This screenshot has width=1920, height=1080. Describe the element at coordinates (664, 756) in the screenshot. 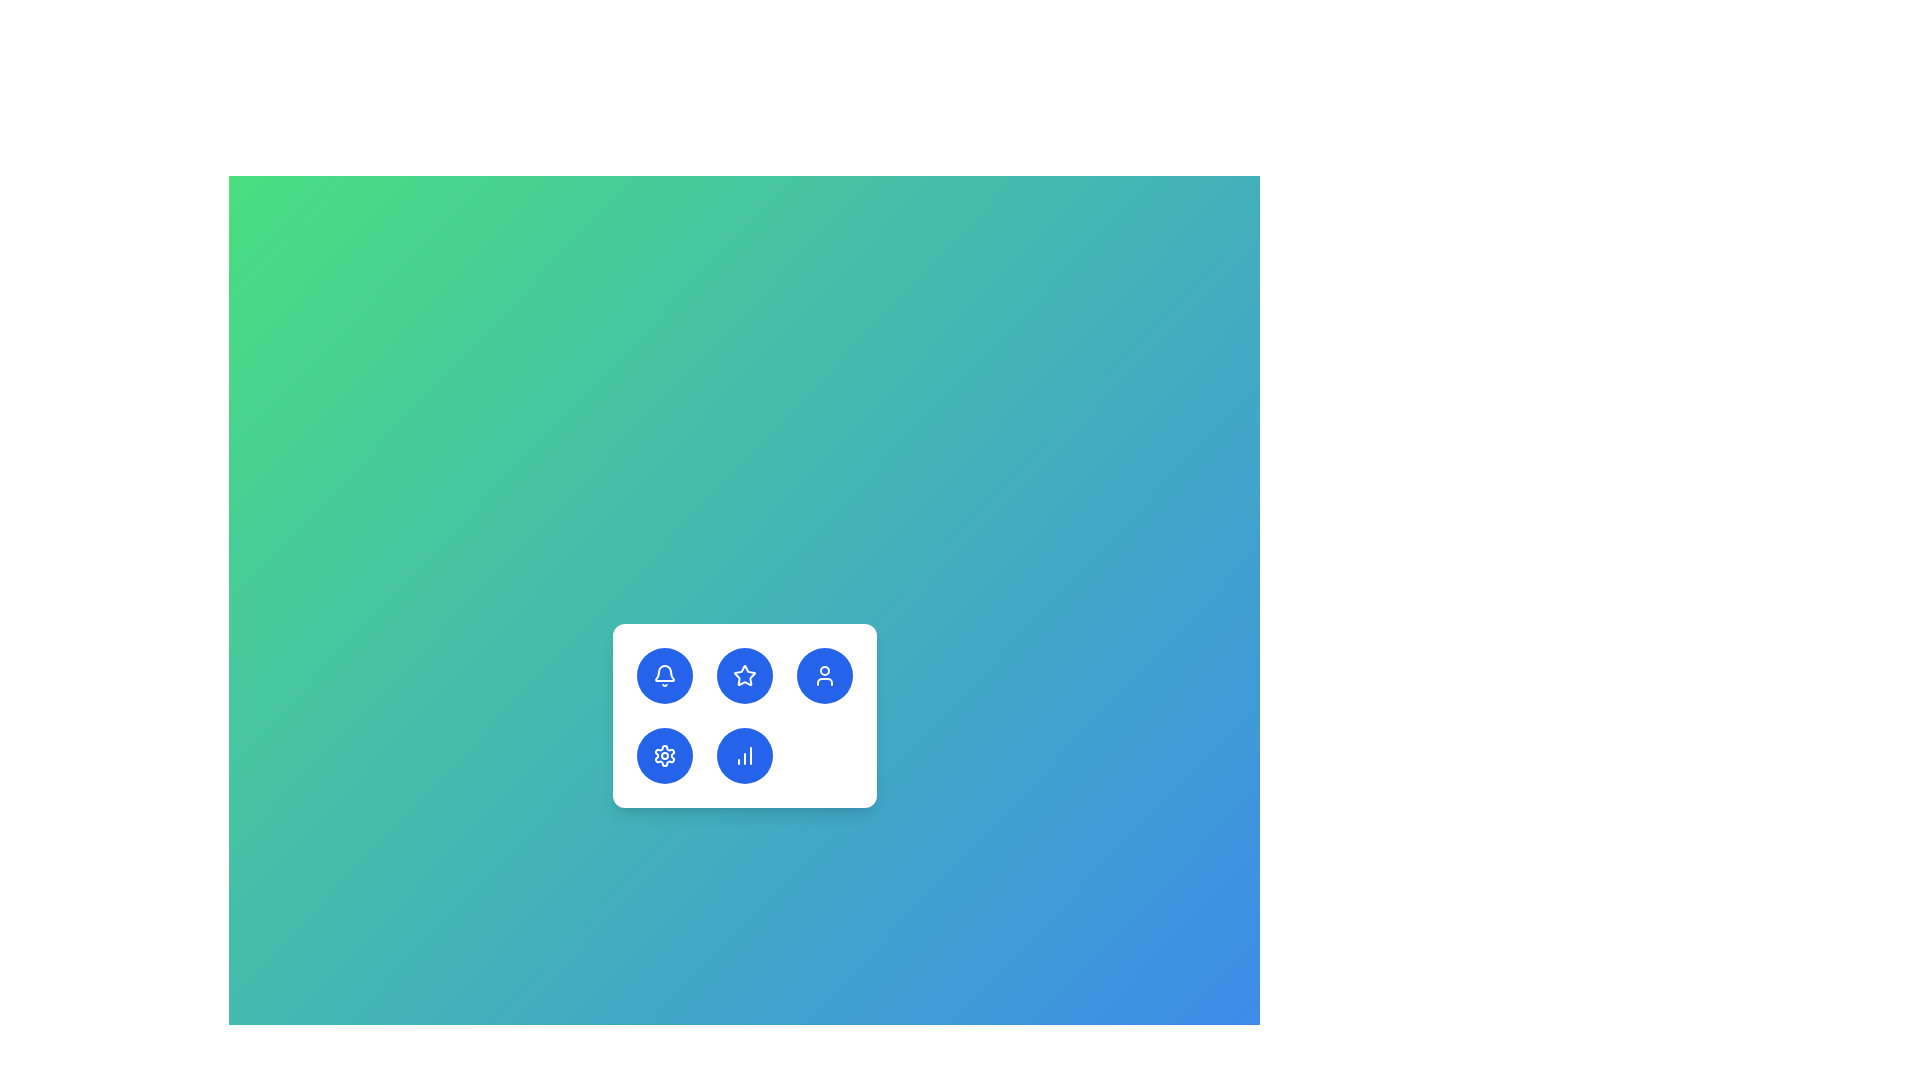

I see `the gear icon button, which is the first element in the second row of a 2x3 grid layout` at that location.